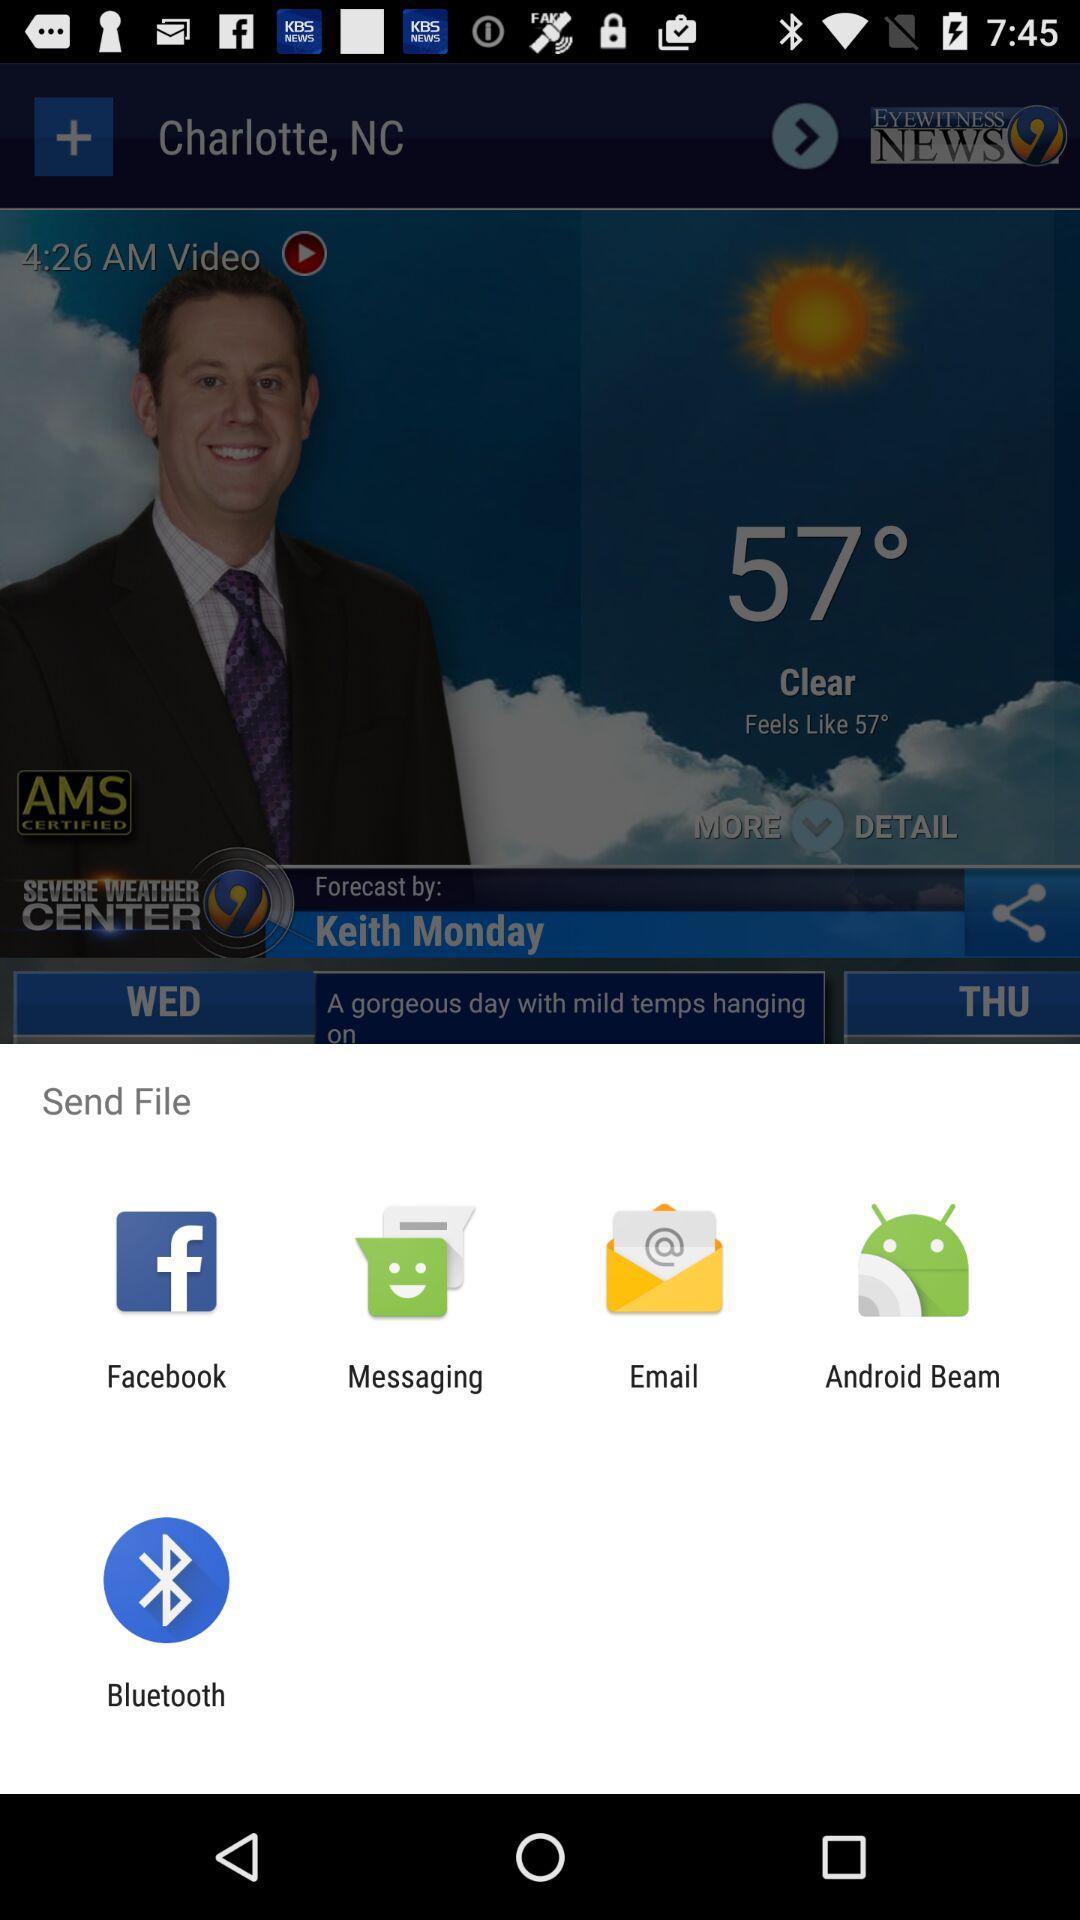  Describe the element at coordinates (165, 1392) in the screenshot. I see `icon to the left of the messaging` at that location.